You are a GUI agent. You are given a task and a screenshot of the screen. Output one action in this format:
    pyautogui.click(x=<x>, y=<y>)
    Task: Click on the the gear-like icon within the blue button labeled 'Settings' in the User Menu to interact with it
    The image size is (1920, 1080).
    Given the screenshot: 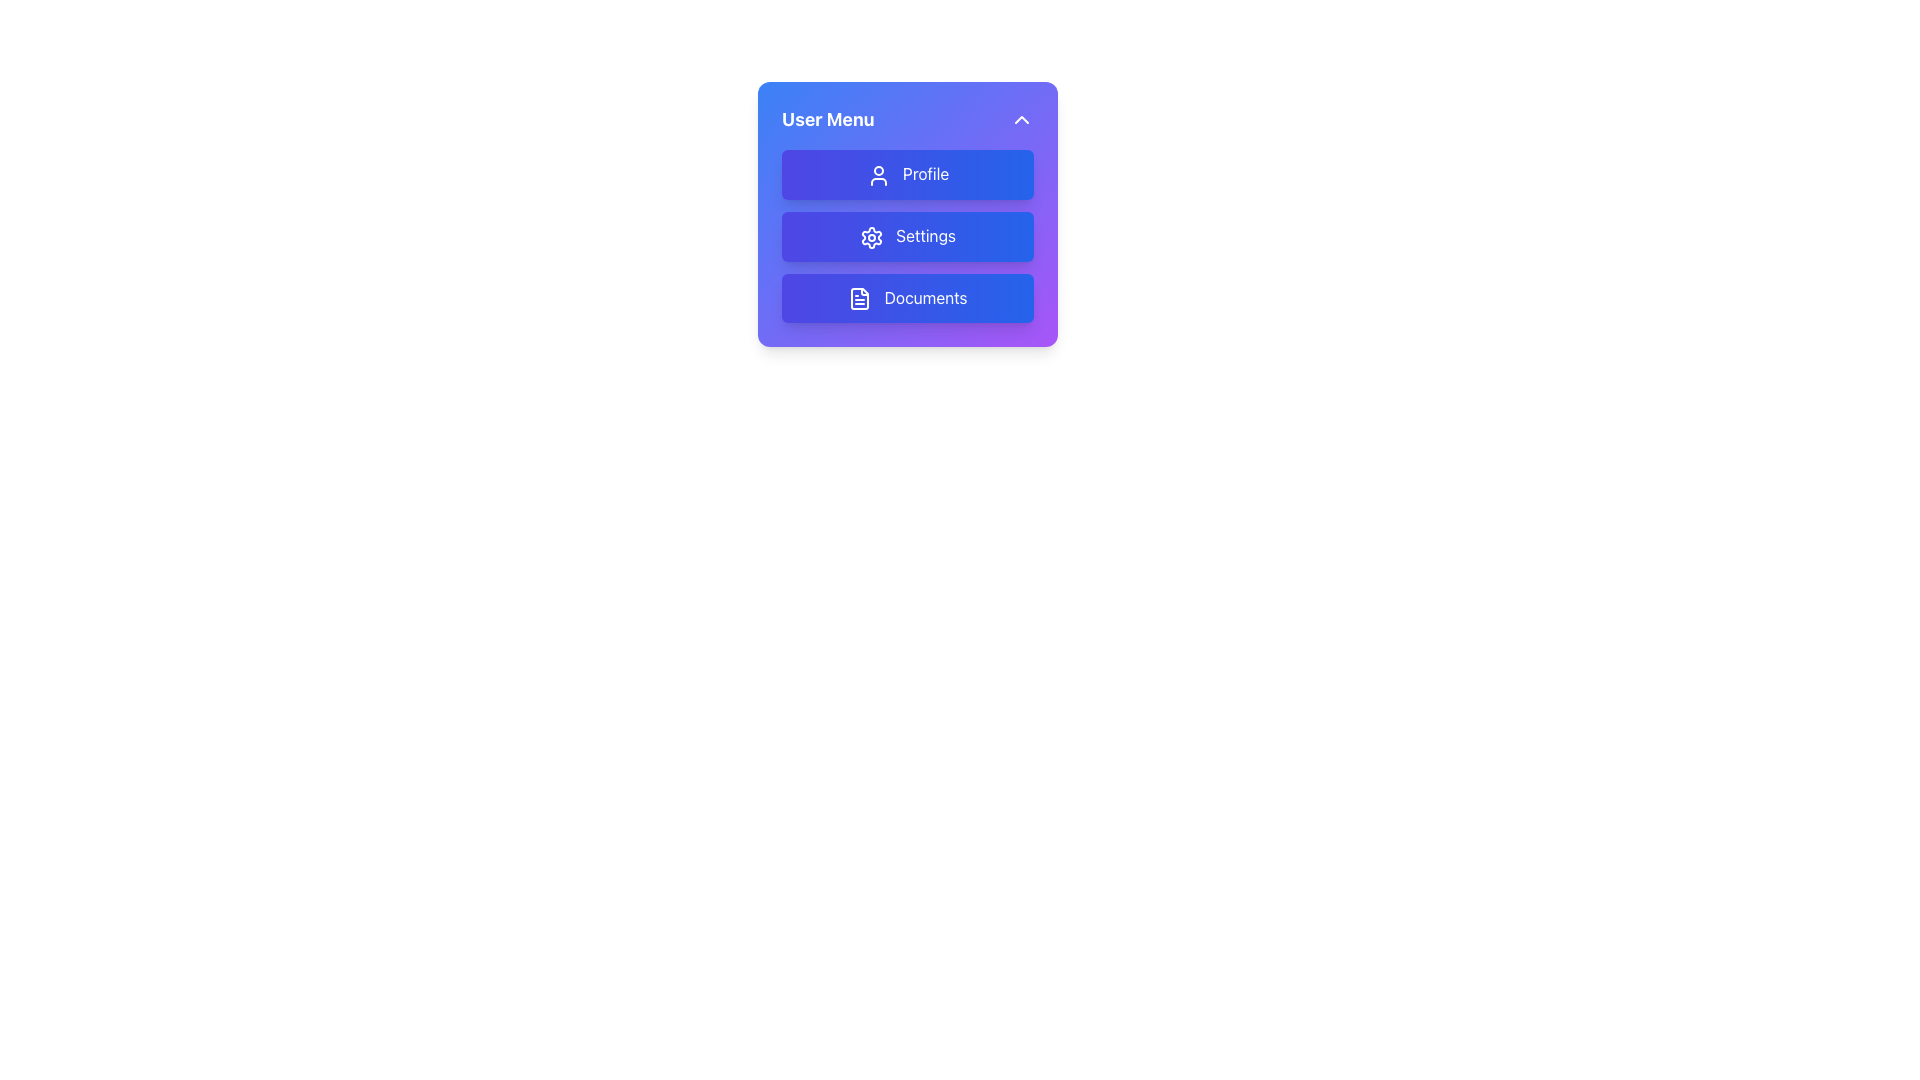 What is the action you would take?
    pyautogui.click(x=872, y=236)
    